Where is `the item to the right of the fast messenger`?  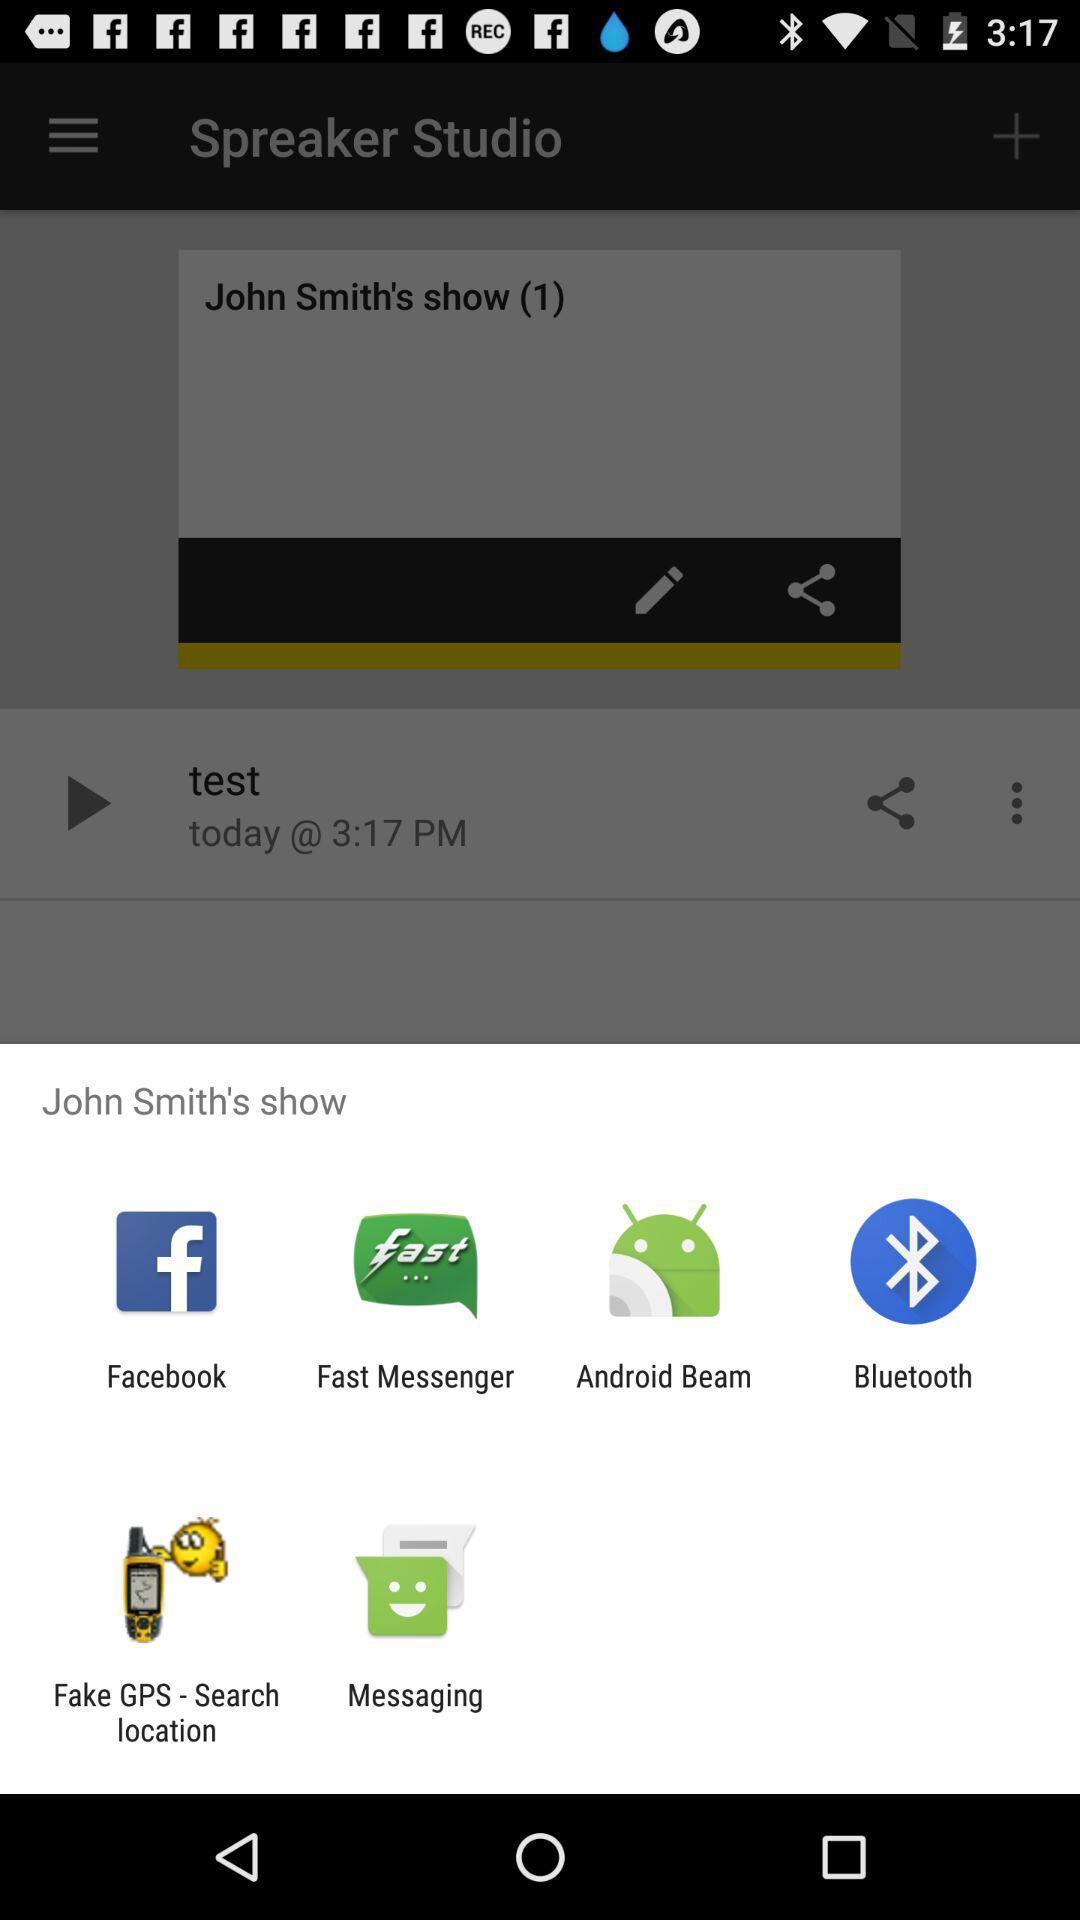
the item to the right of the fast messenger is located at coordinates (664, 1392).